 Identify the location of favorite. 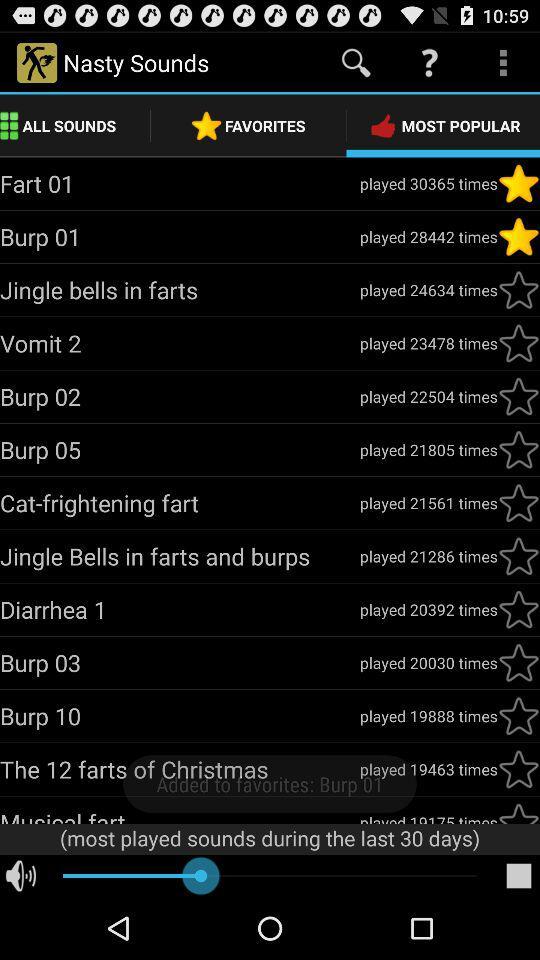
(518, 183).